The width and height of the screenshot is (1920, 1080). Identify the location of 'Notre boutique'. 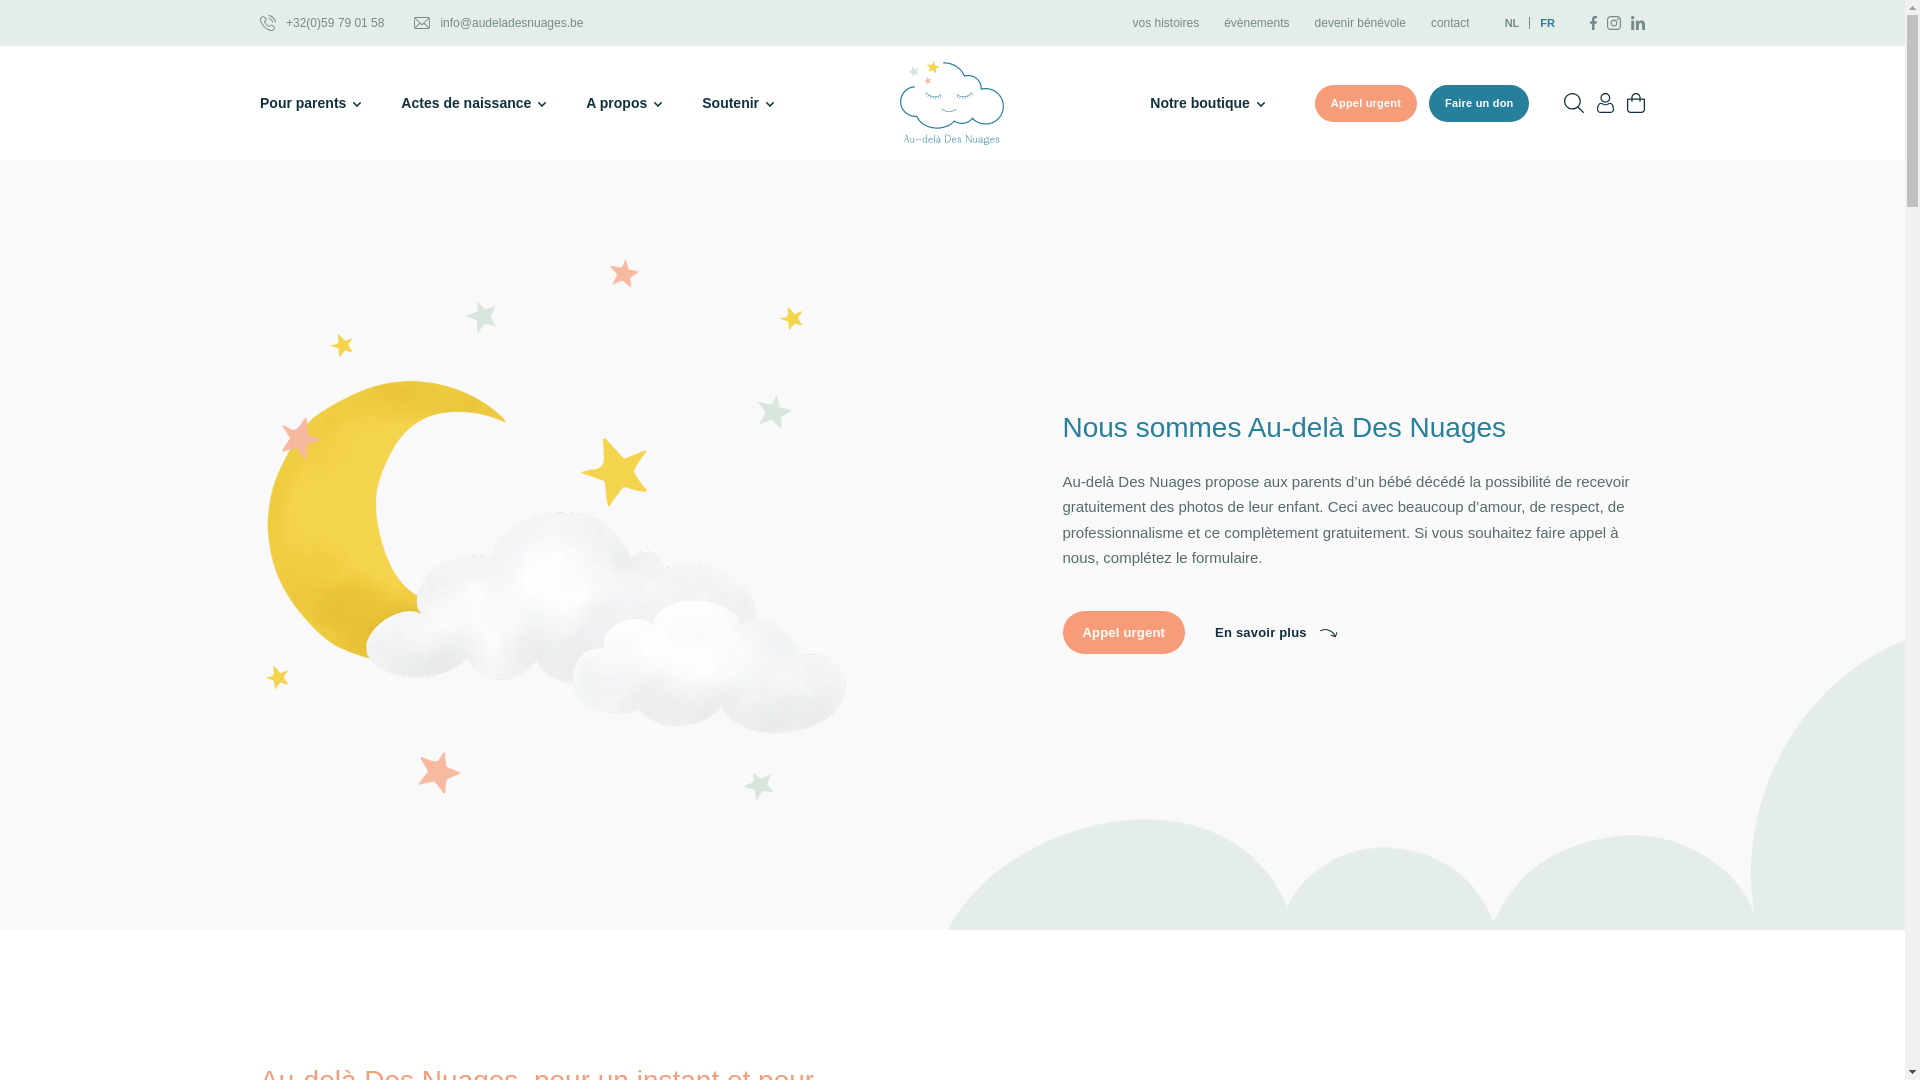
(1206, 103).